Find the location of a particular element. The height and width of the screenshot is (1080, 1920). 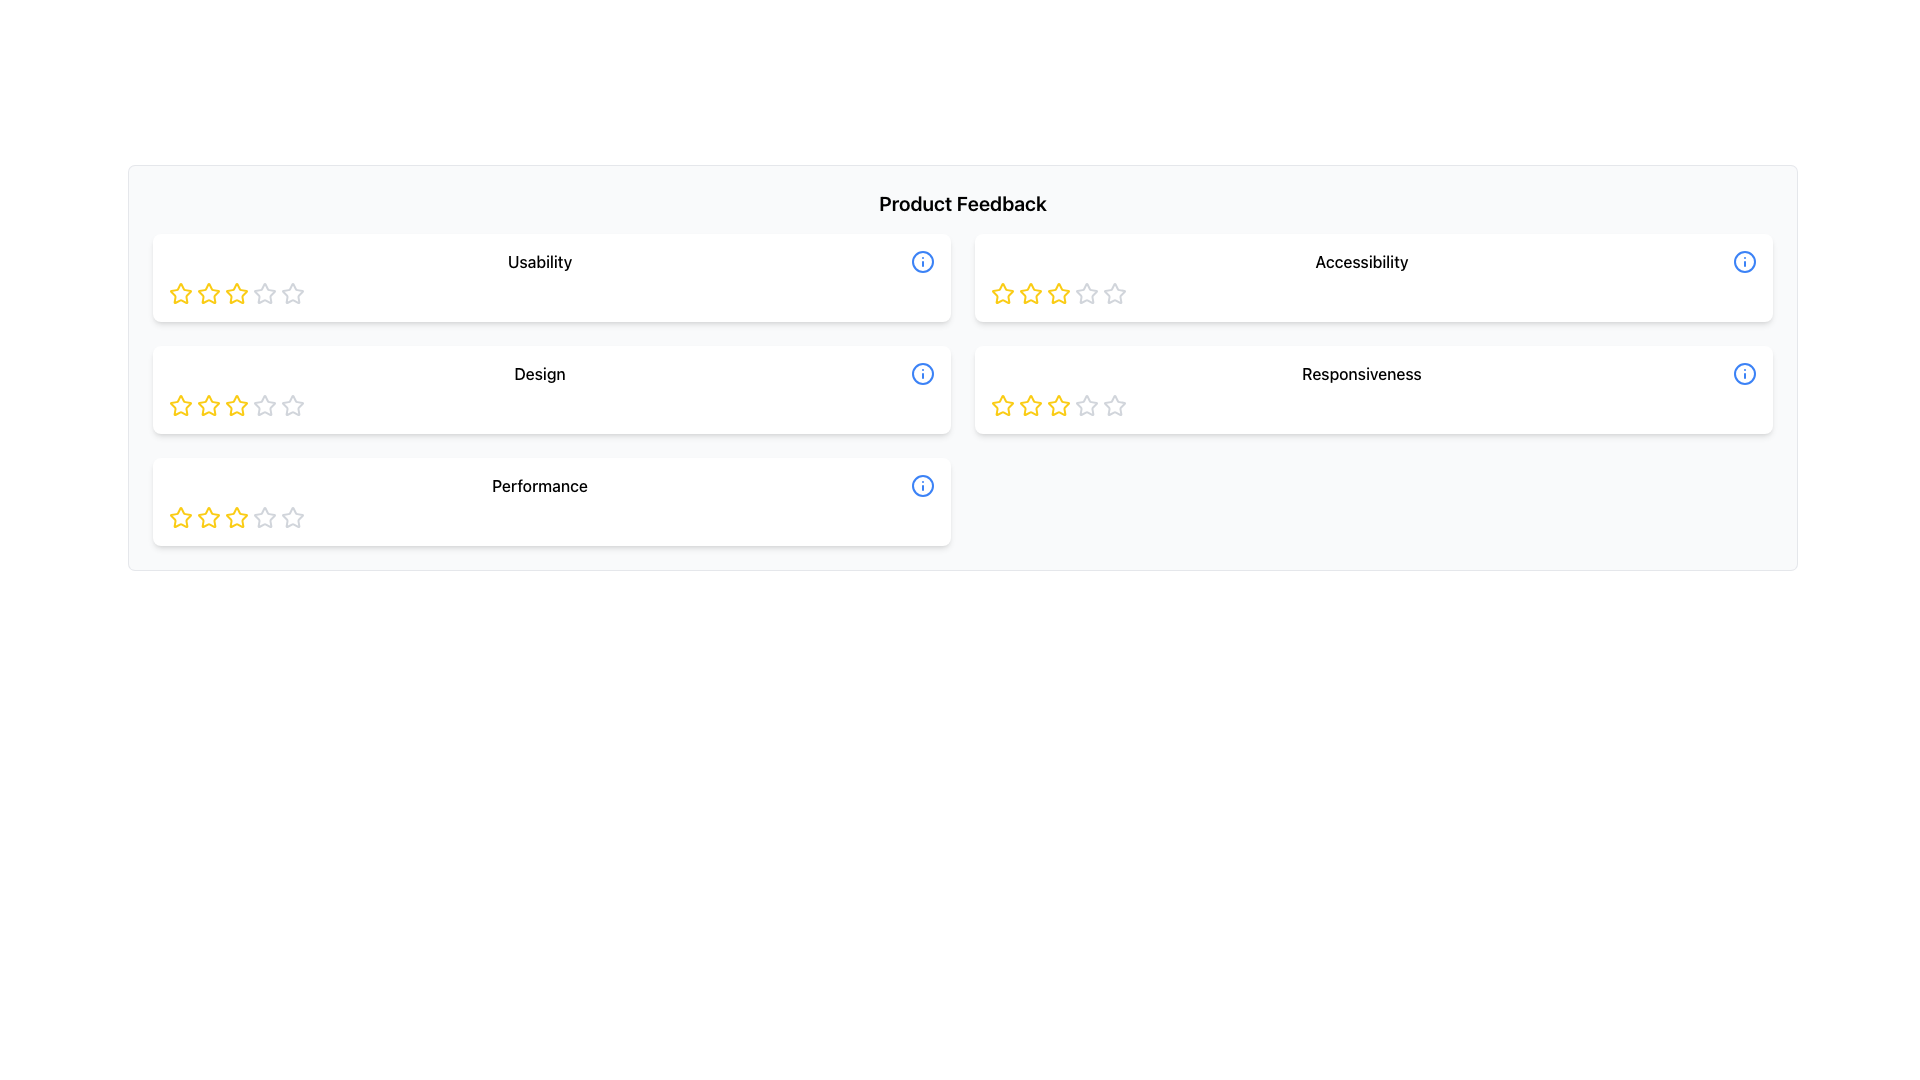

the fourth star-shaped icon filled with yellow color in the Responsiveness feedback category is located at coordinates (1058, 405).